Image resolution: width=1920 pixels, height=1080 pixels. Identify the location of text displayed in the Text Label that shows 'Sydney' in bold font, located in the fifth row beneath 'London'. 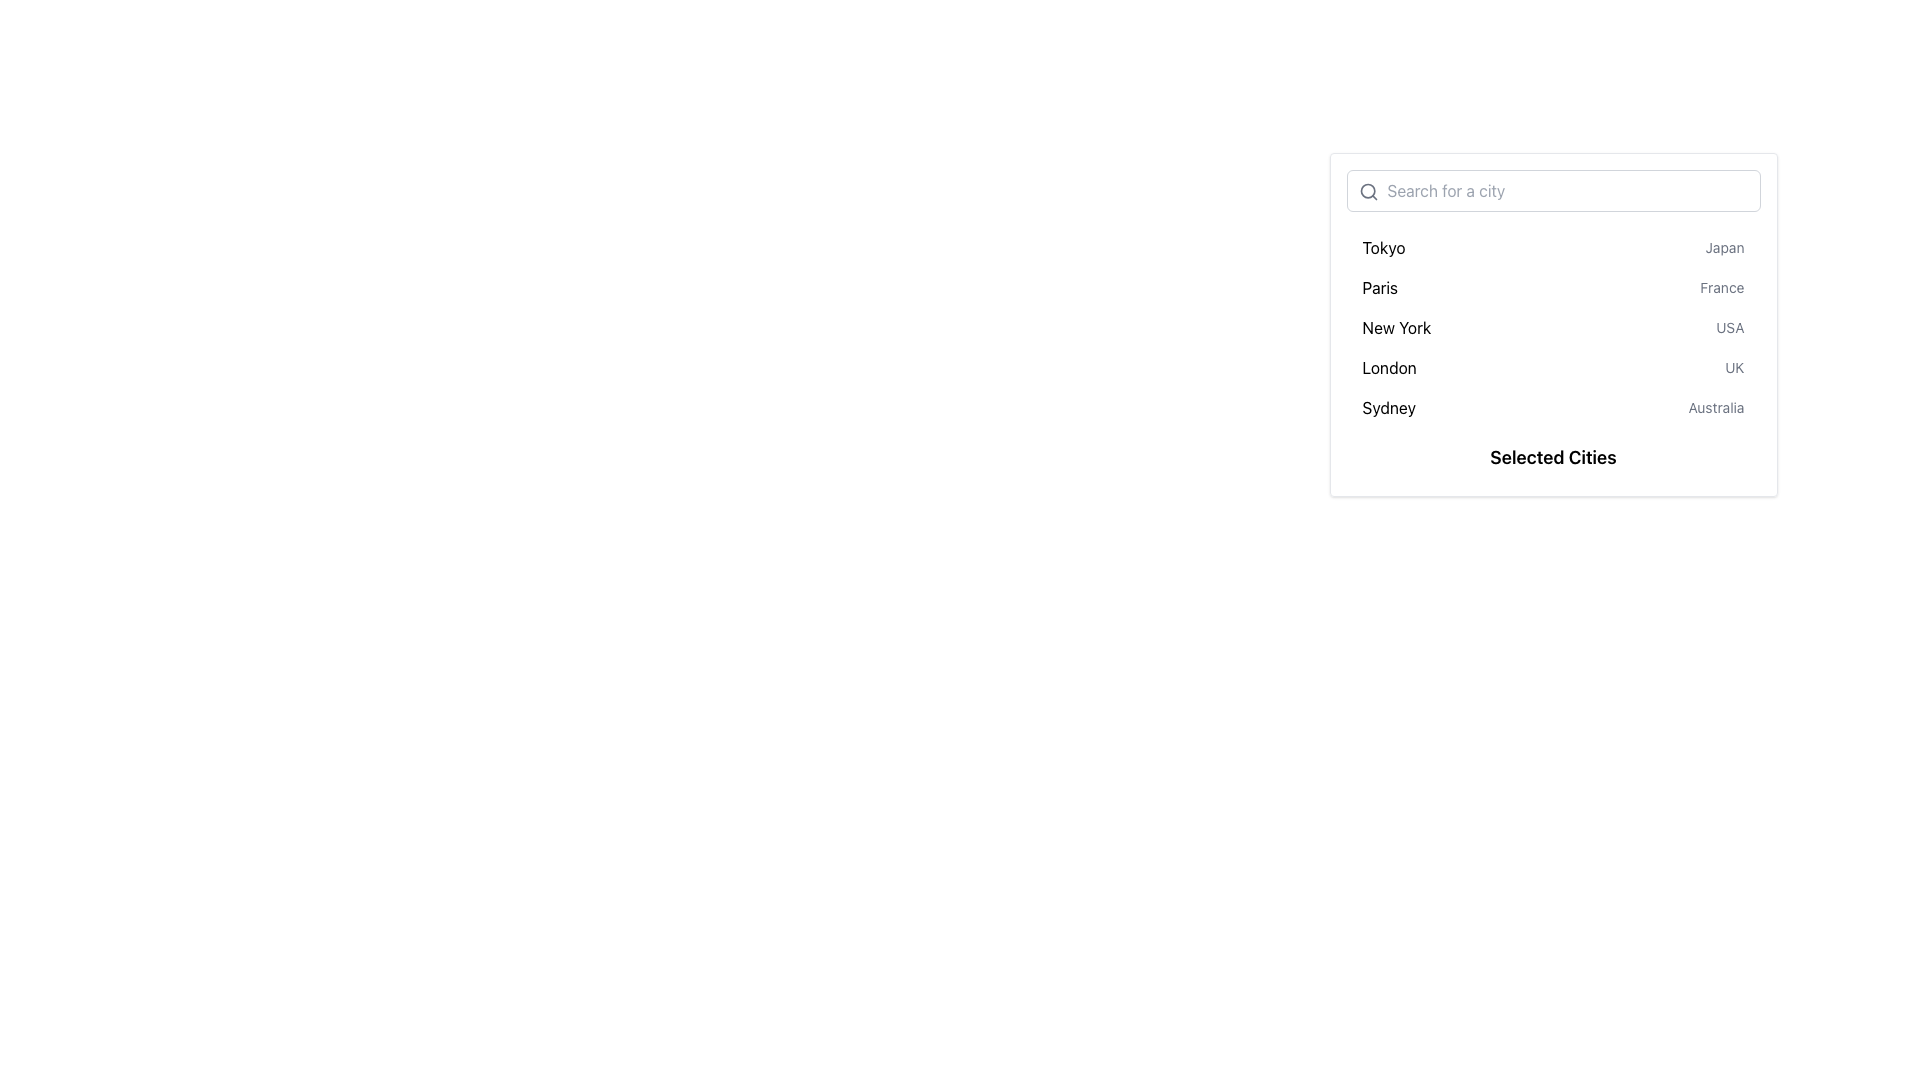
(1388, 407).